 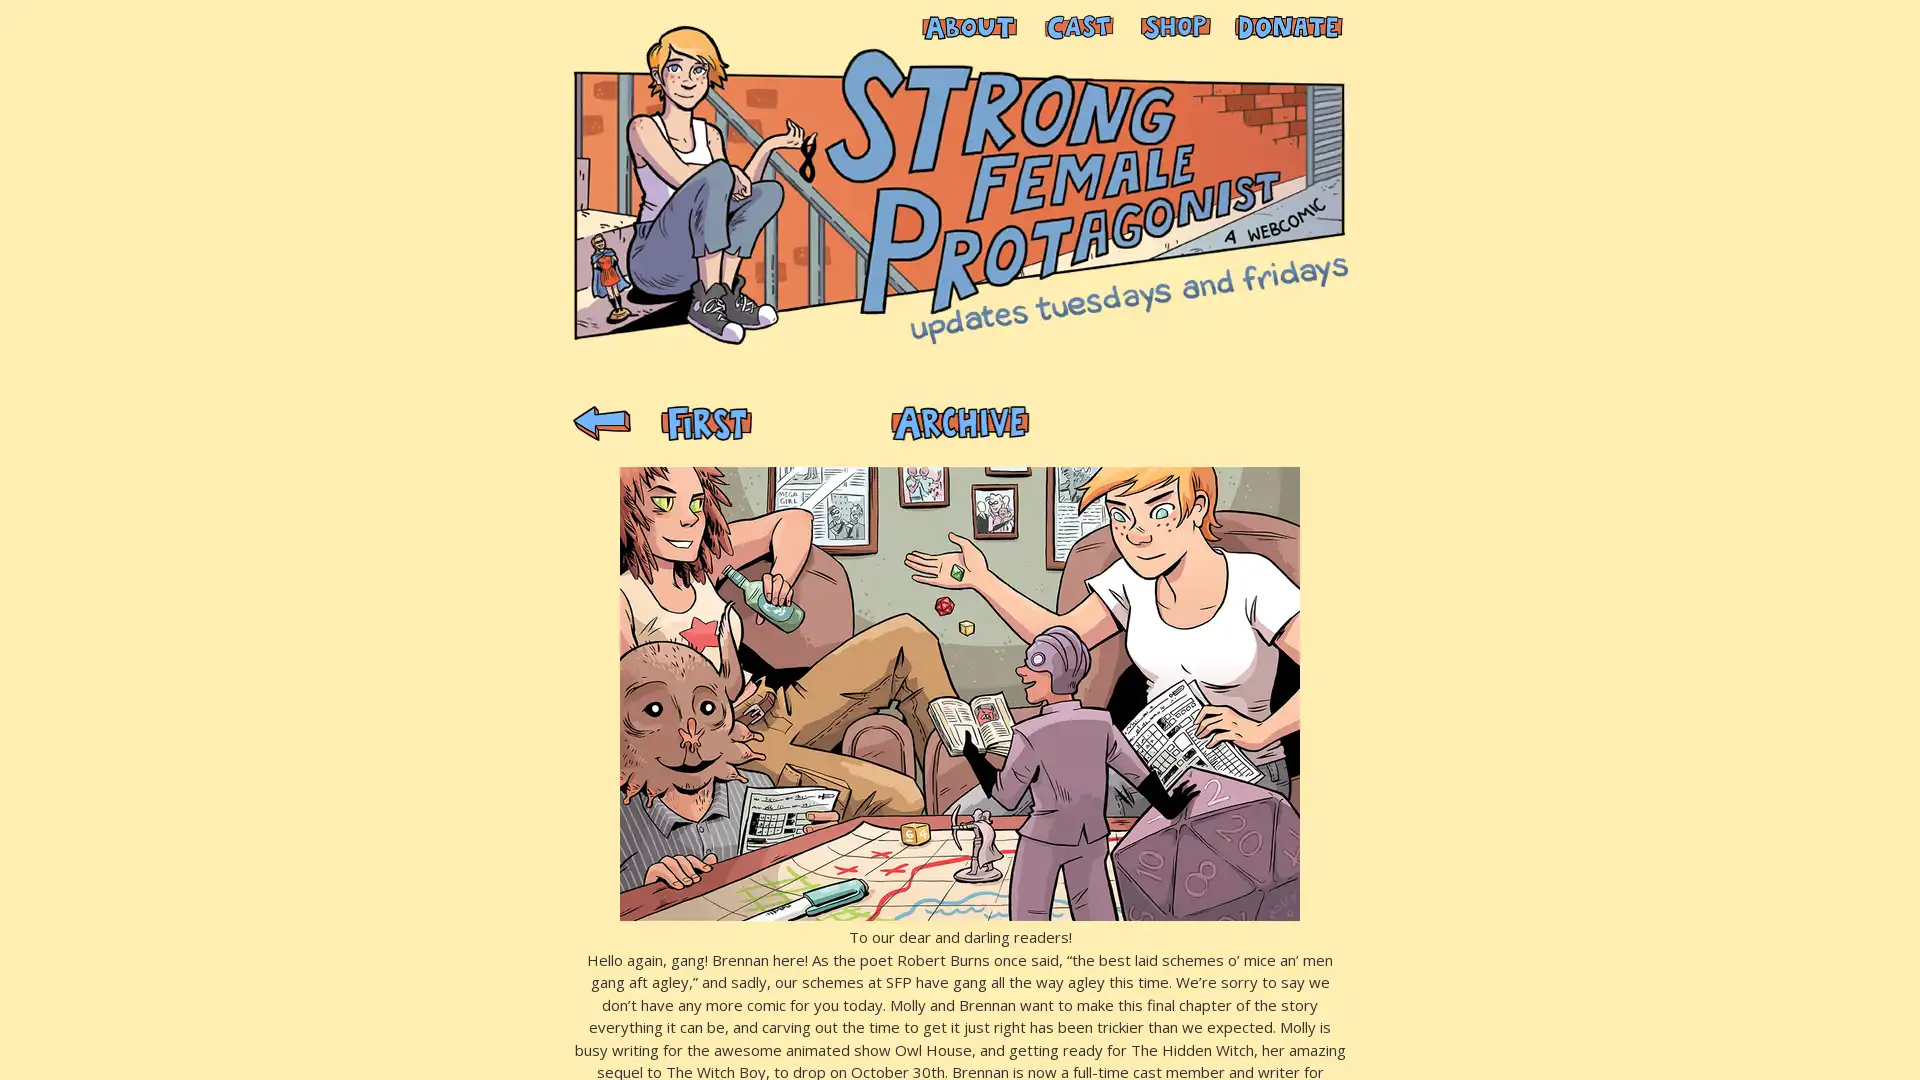 What do you see at coordinates (1288, 27) in the screenshot?
I see `PayPal - The safer, easier way to pay online!` at bounding box center [1288, 27].